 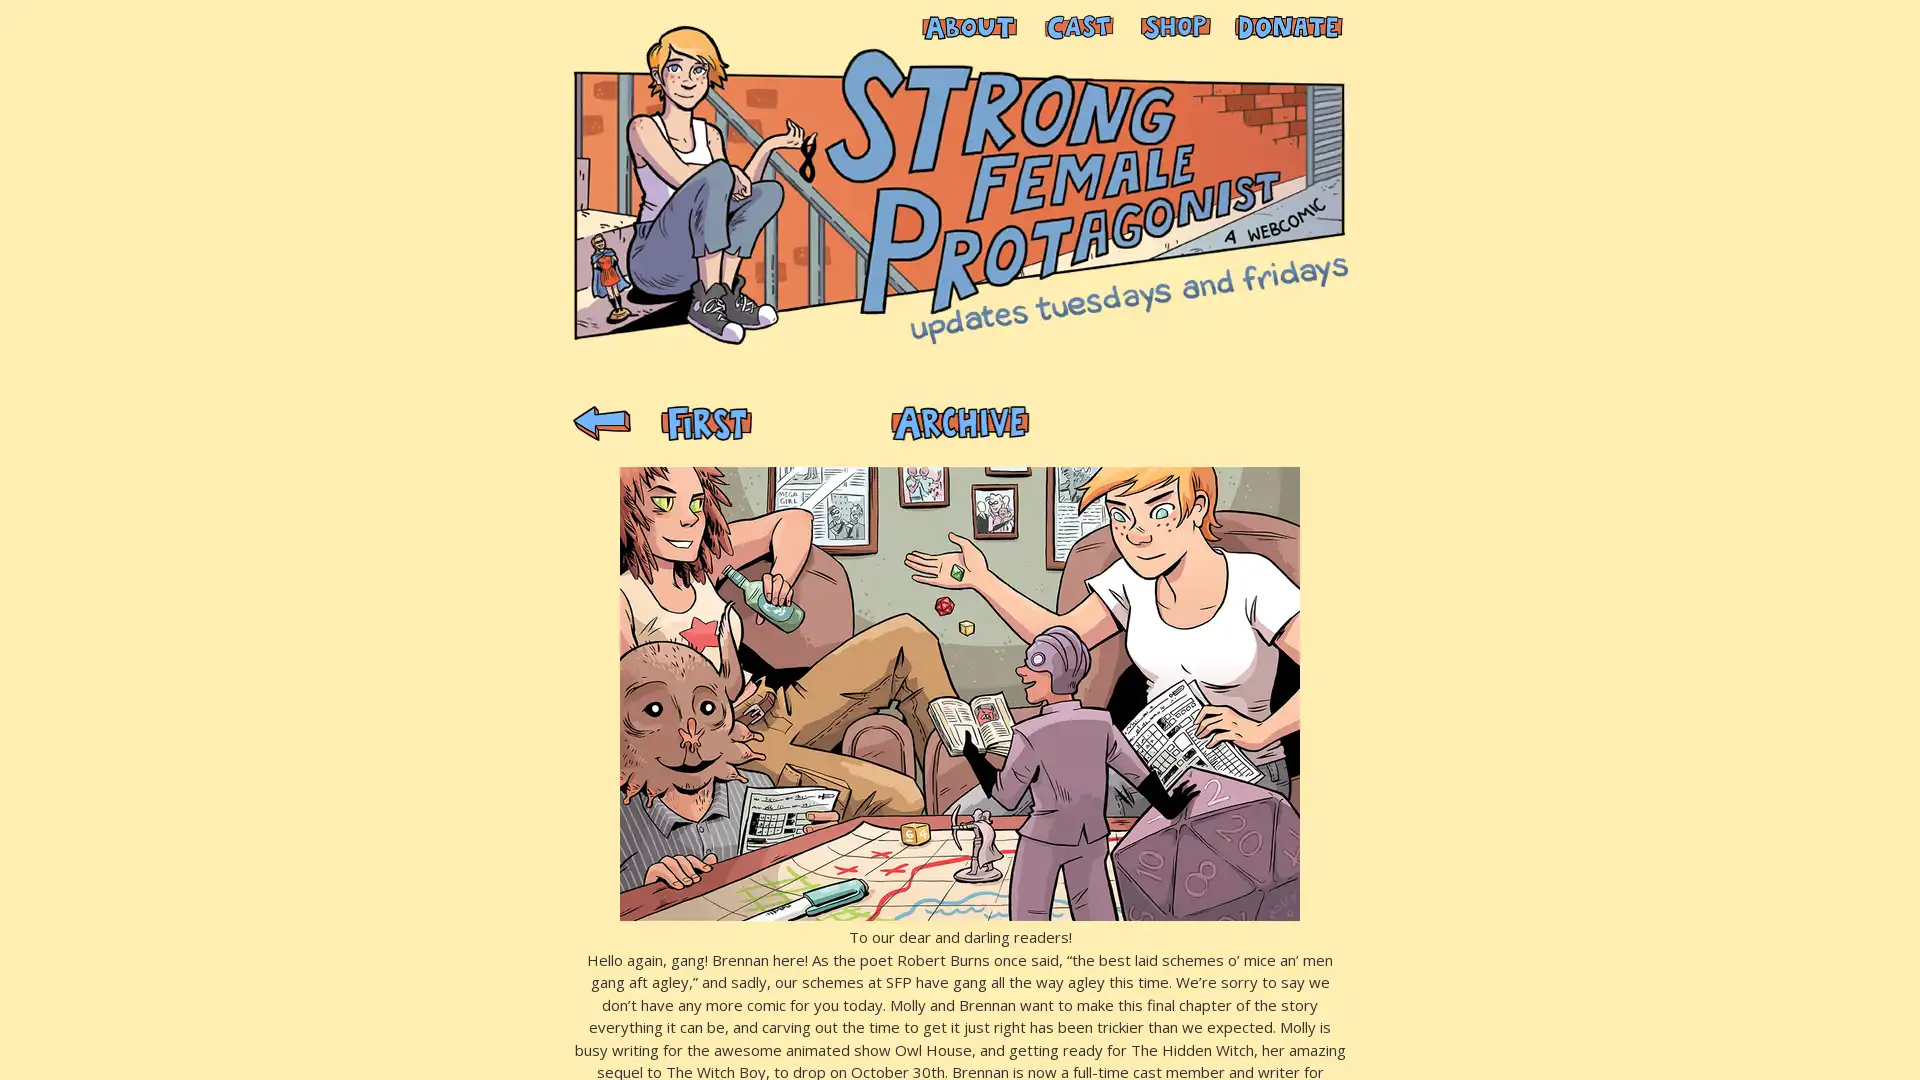 What do you see at coordinates (1288, 27) in the screenshot?
I see `PayPal - The safer, easier way to pay online!` at bounding box center [1288, 27].